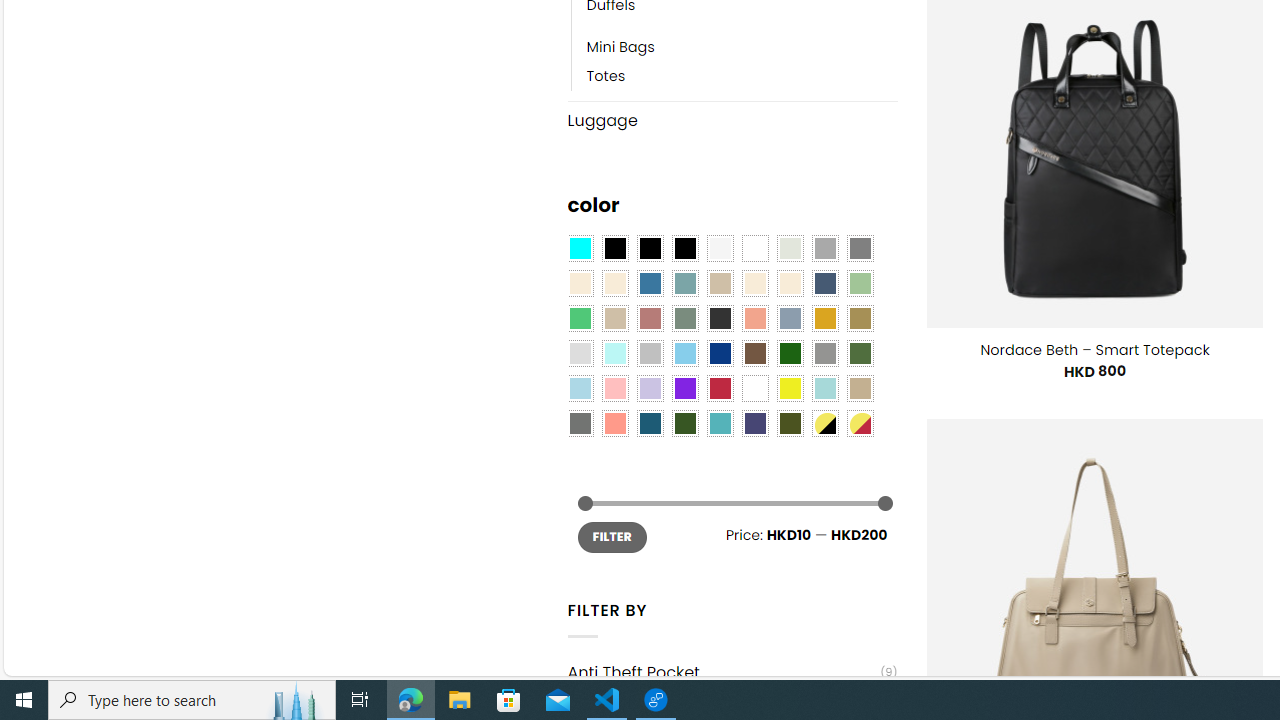 This screenshot has width=1280, height=720. What do you see at coordinates (611, 536) in the screenshot?
I see `'FILTER'` at bounding box center [611, 536].